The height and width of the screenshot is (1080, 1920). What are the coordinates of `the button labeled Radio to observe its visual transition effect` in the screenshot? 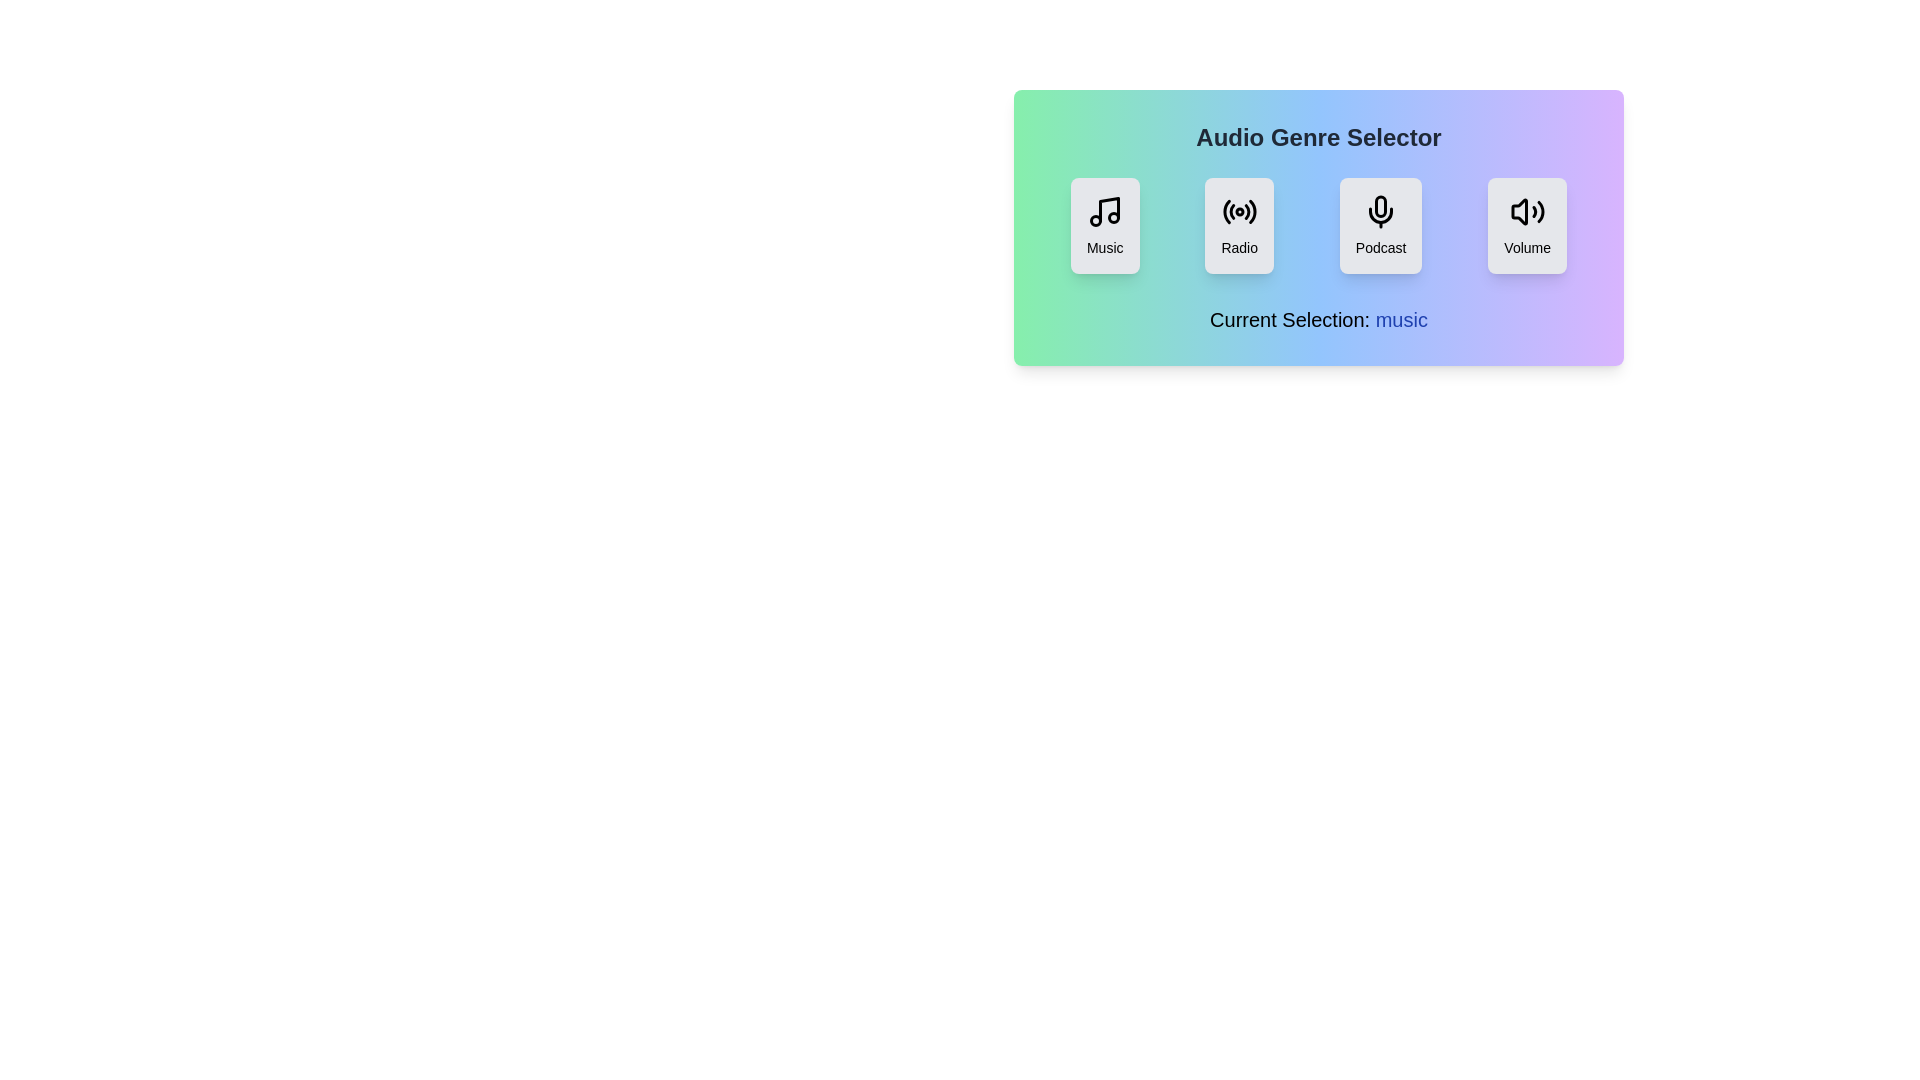 It's located at (1237, 225).